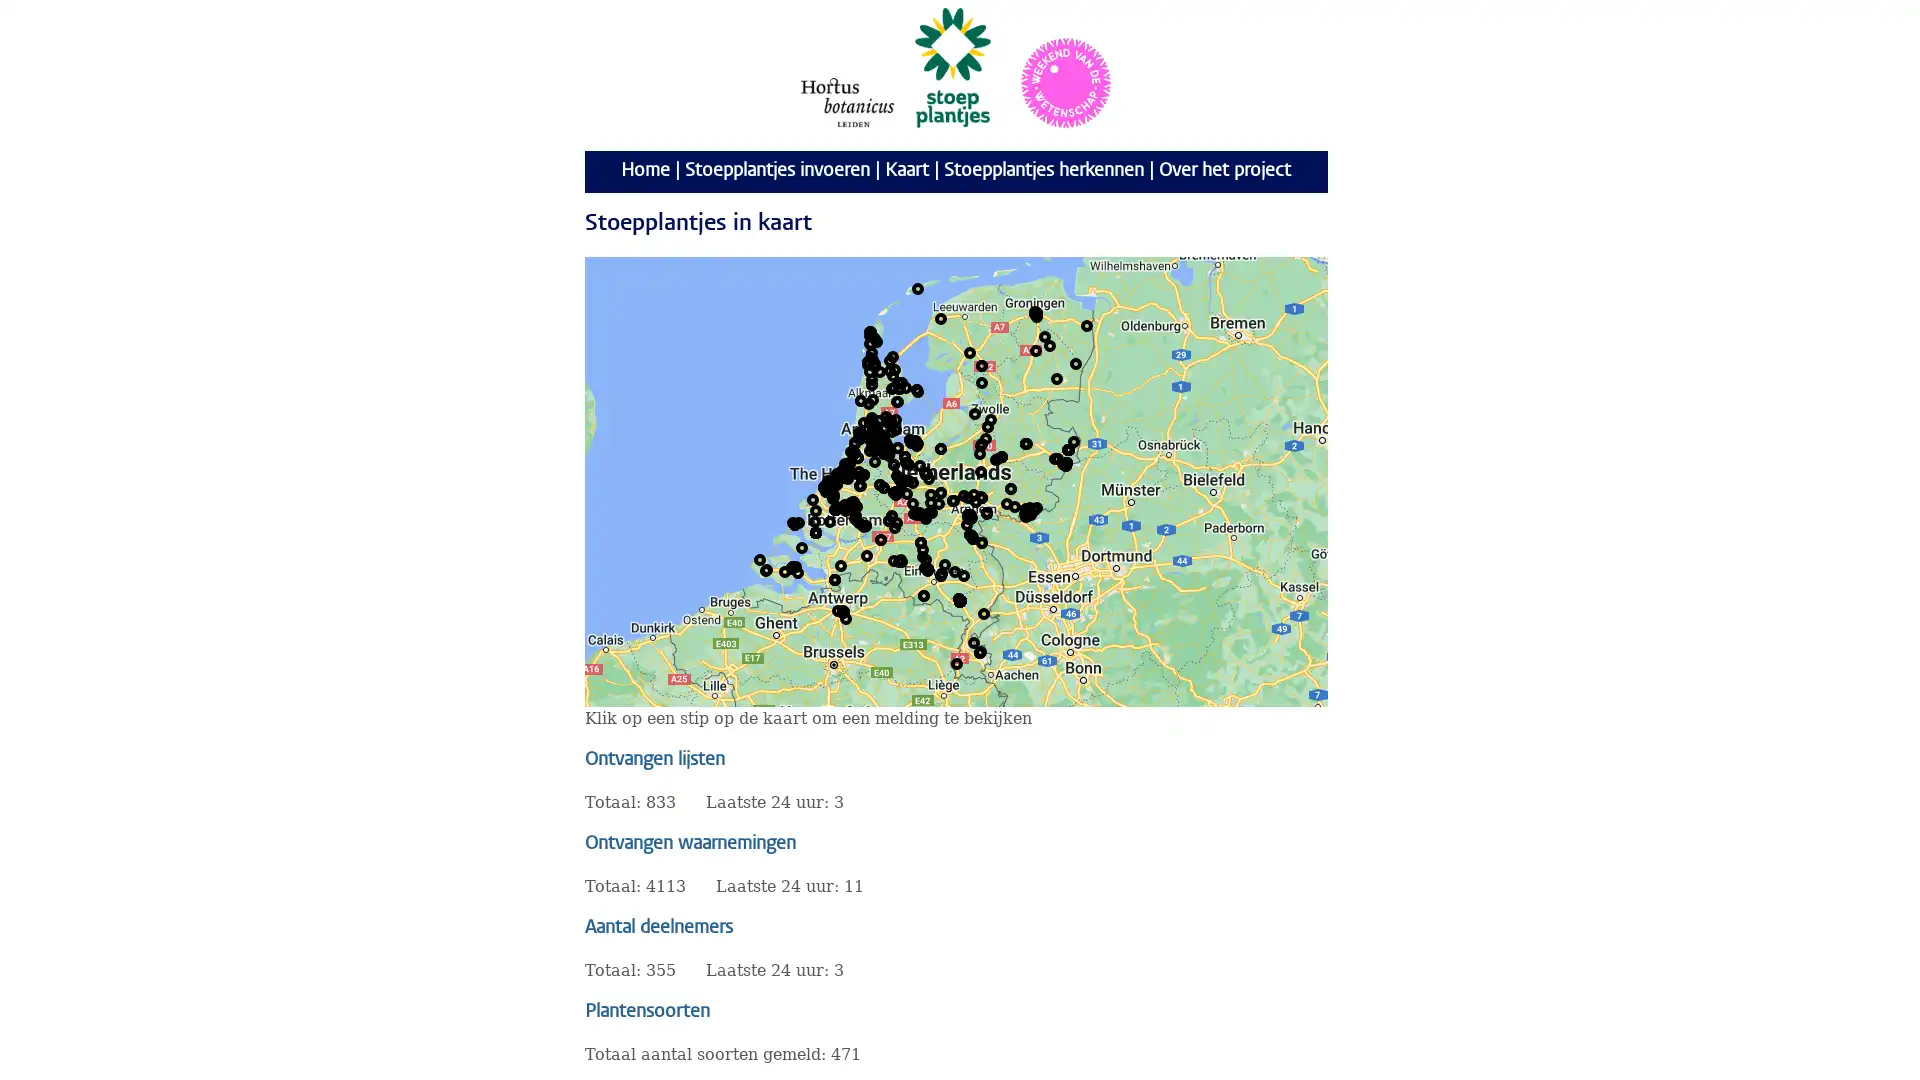 This screenshot has height=1080, width=1920. Describe the element at coordinates (875, 437) in the screenshot. I see `Telling van op 02 februari 2022` at that location.